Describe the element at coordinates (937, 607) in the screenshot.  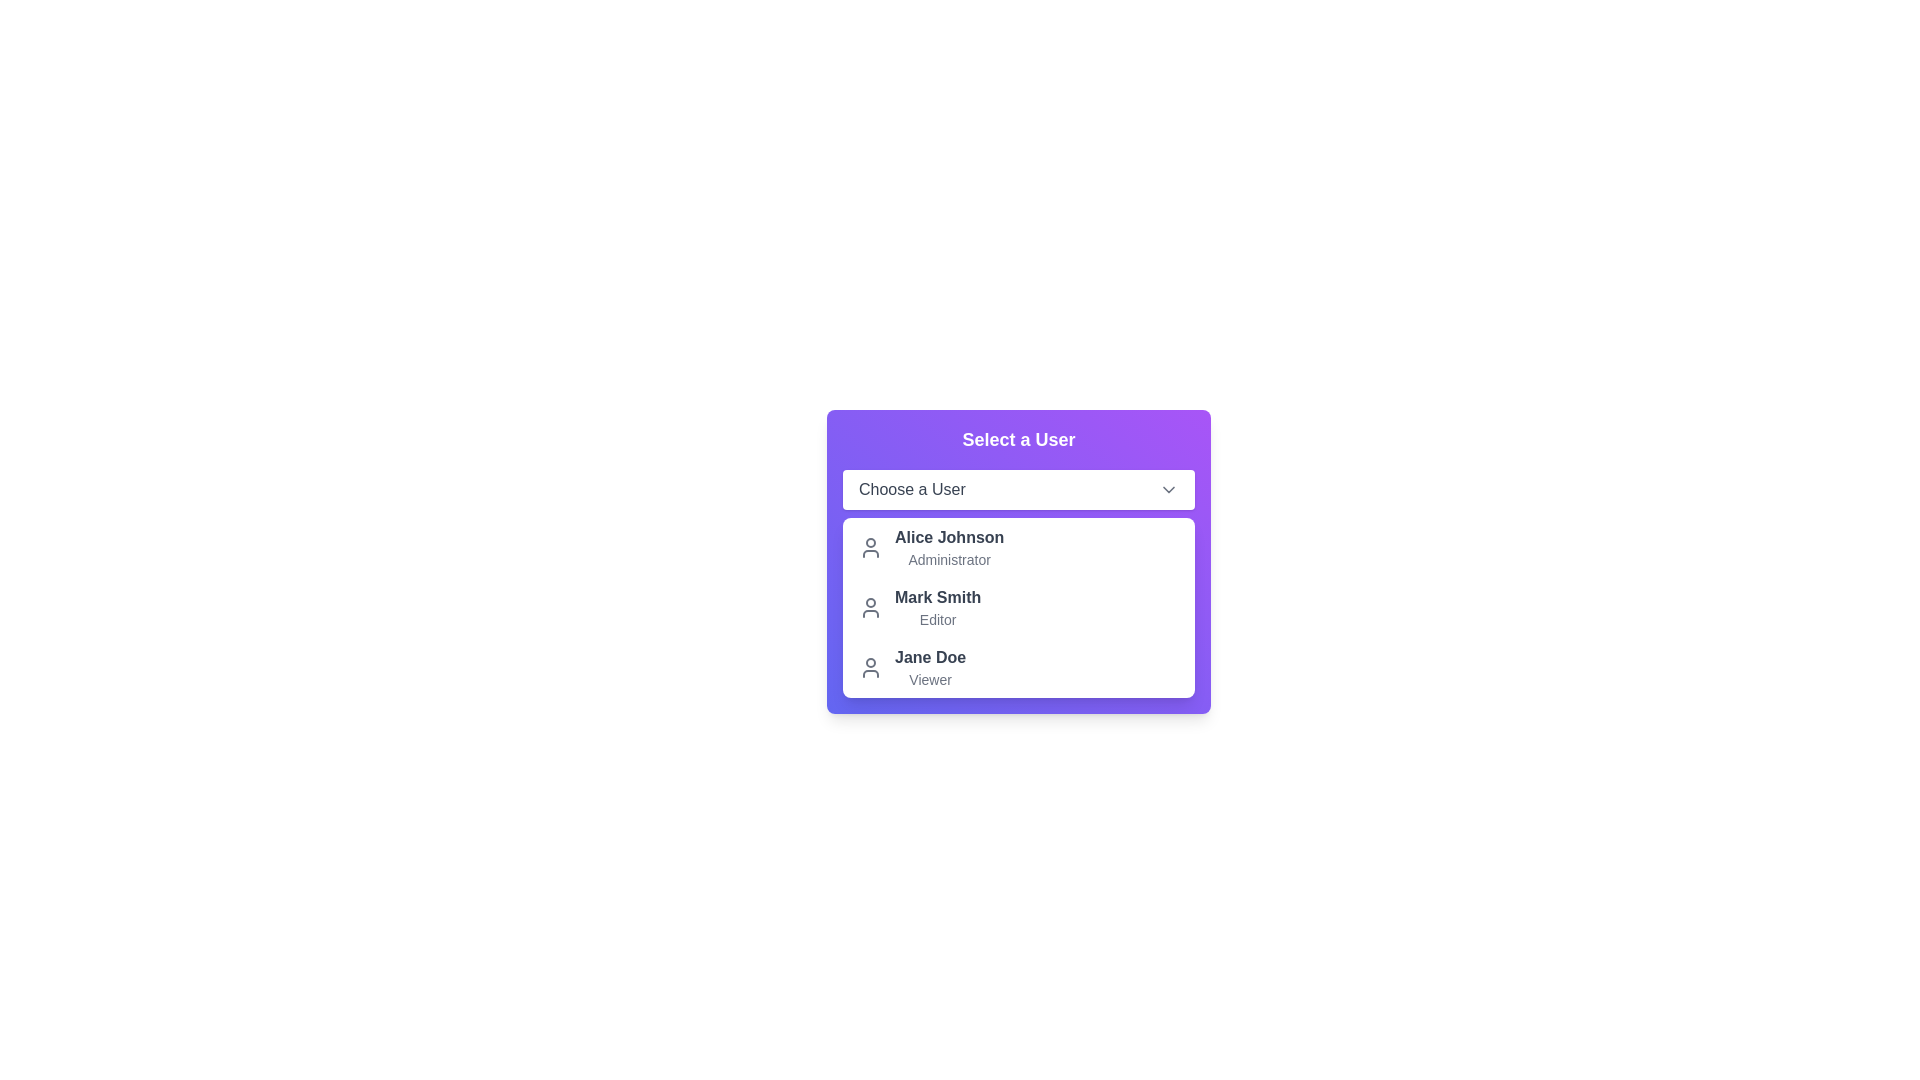
I see `the Composite text label displaying 'Mark Smith - Editor'` at that location.